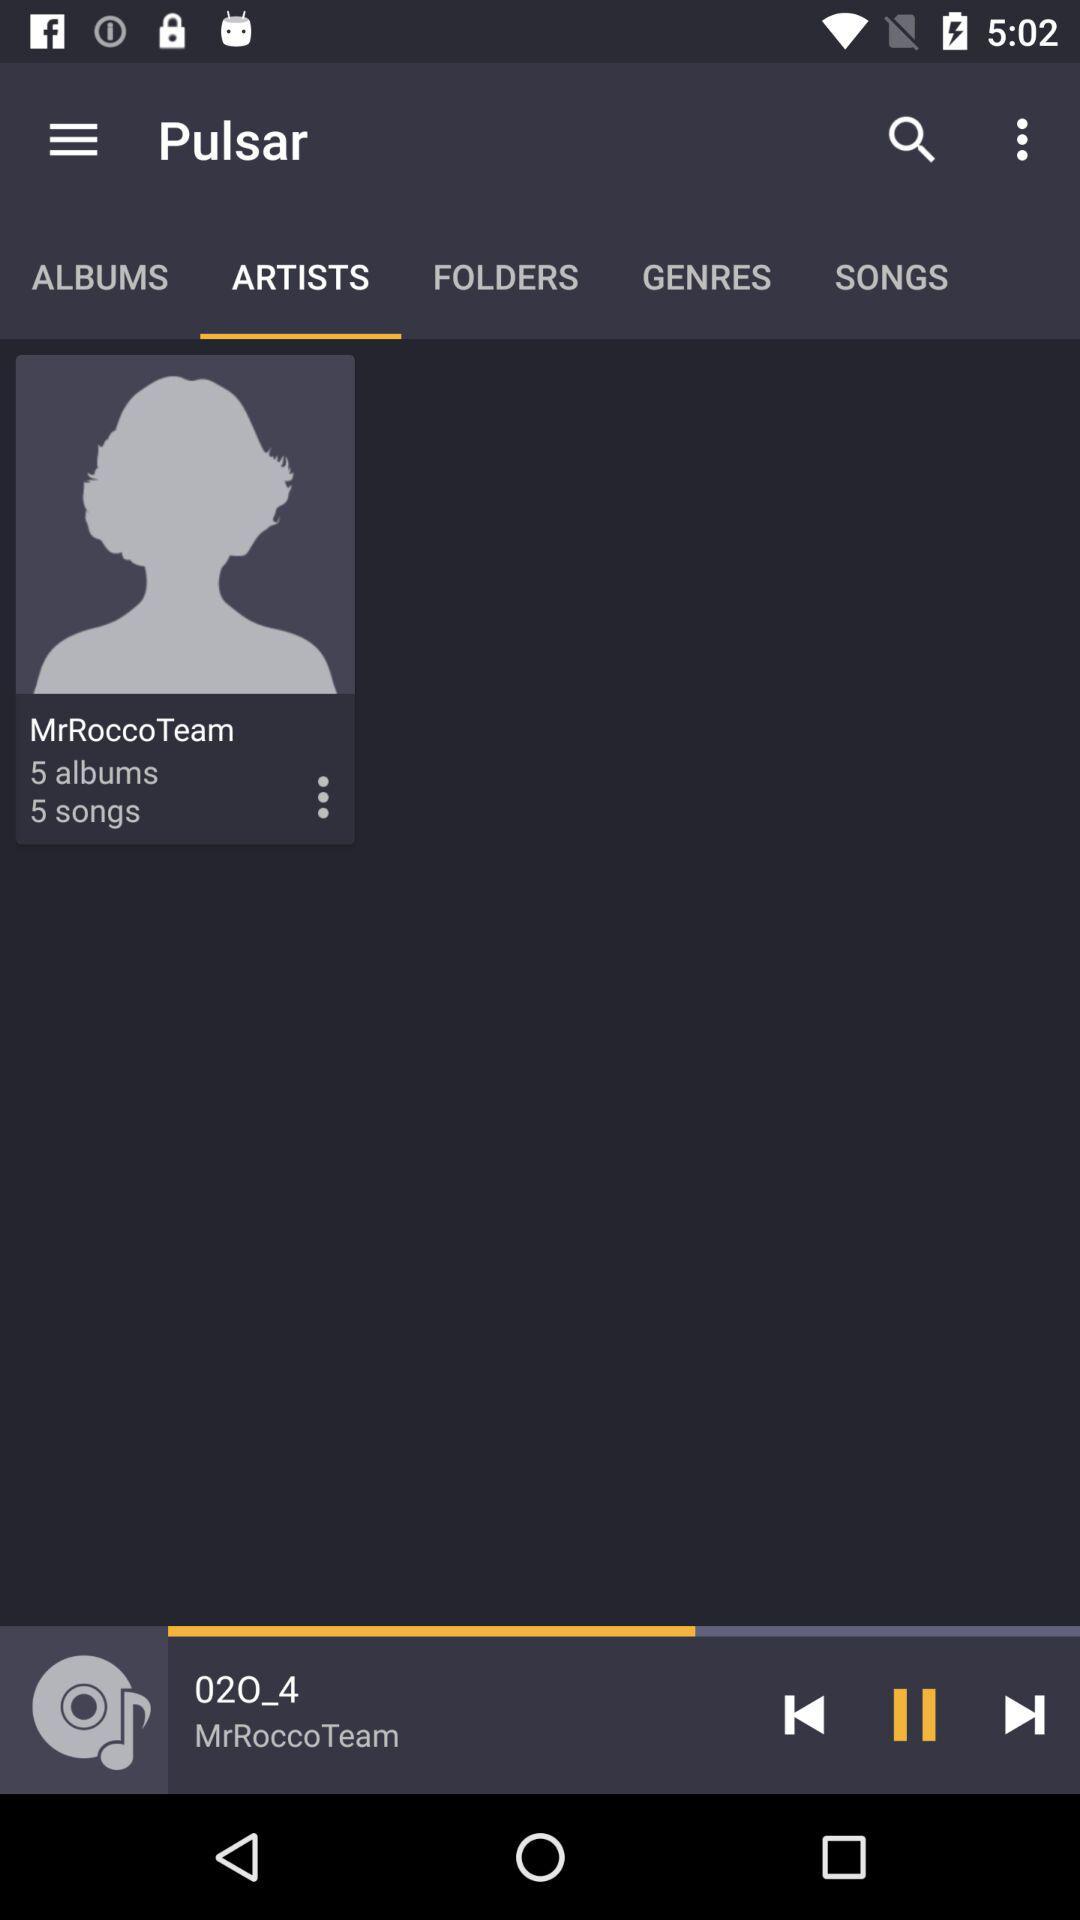 The width and height of the screenshot is (1080, 1920). I want to click on the skip_previous icon, so click(803, 1713).